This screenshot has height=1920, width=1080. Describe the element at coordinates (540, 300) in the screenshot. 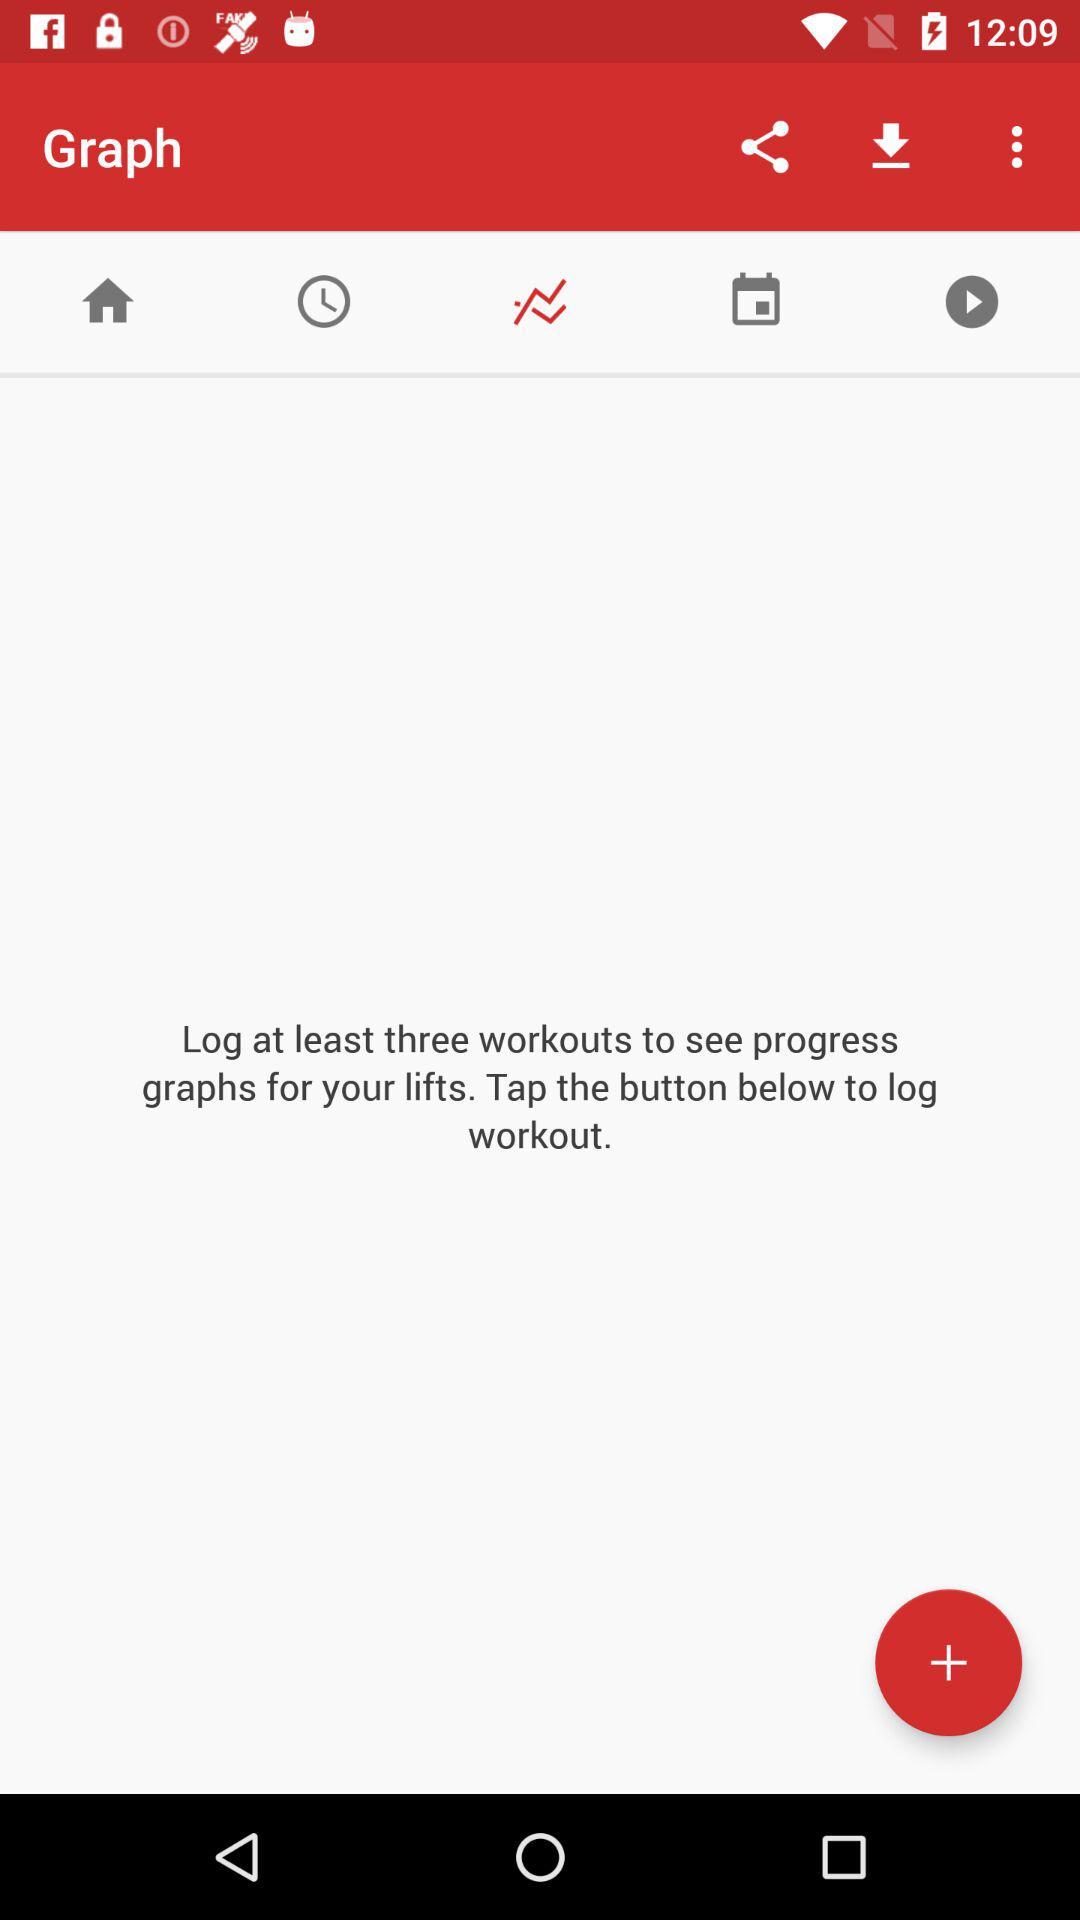

I see `switch graphs option` at that location.